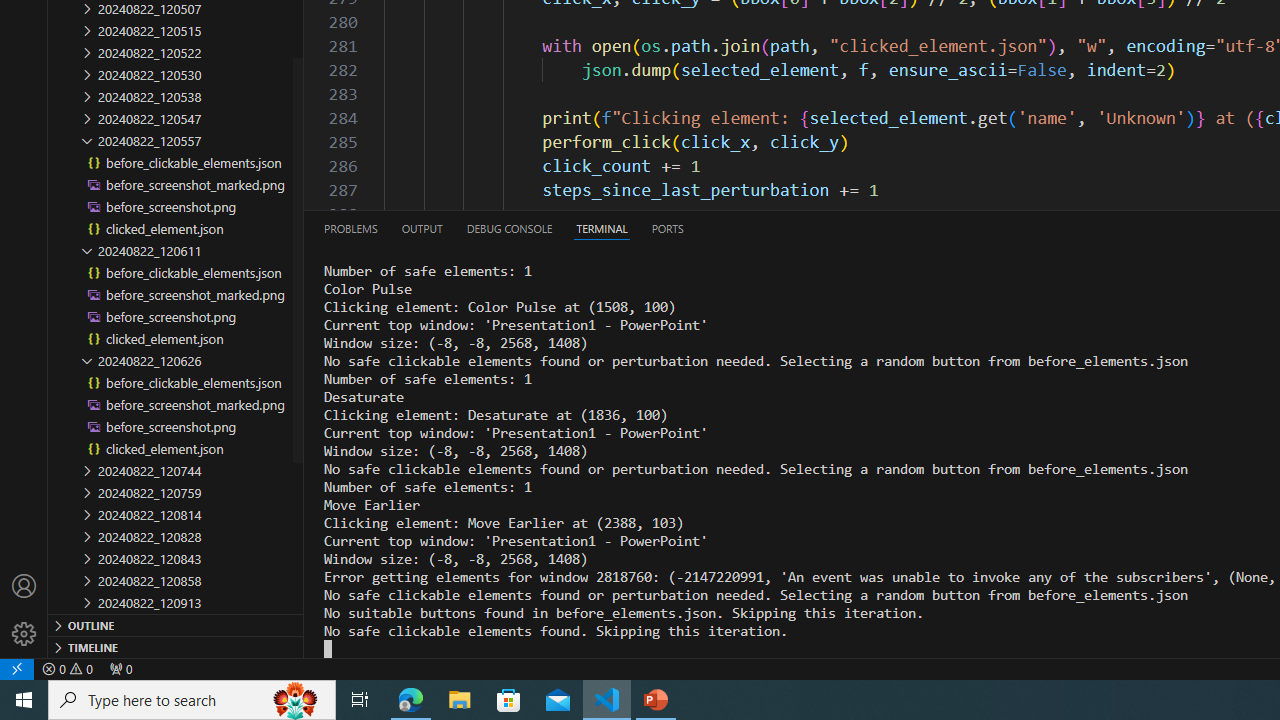 The image size is (1280, 720). What do you see at coordinates (24, 585) in the screenshot?
I see `'Accounts'` at bounding box center [24, 585].